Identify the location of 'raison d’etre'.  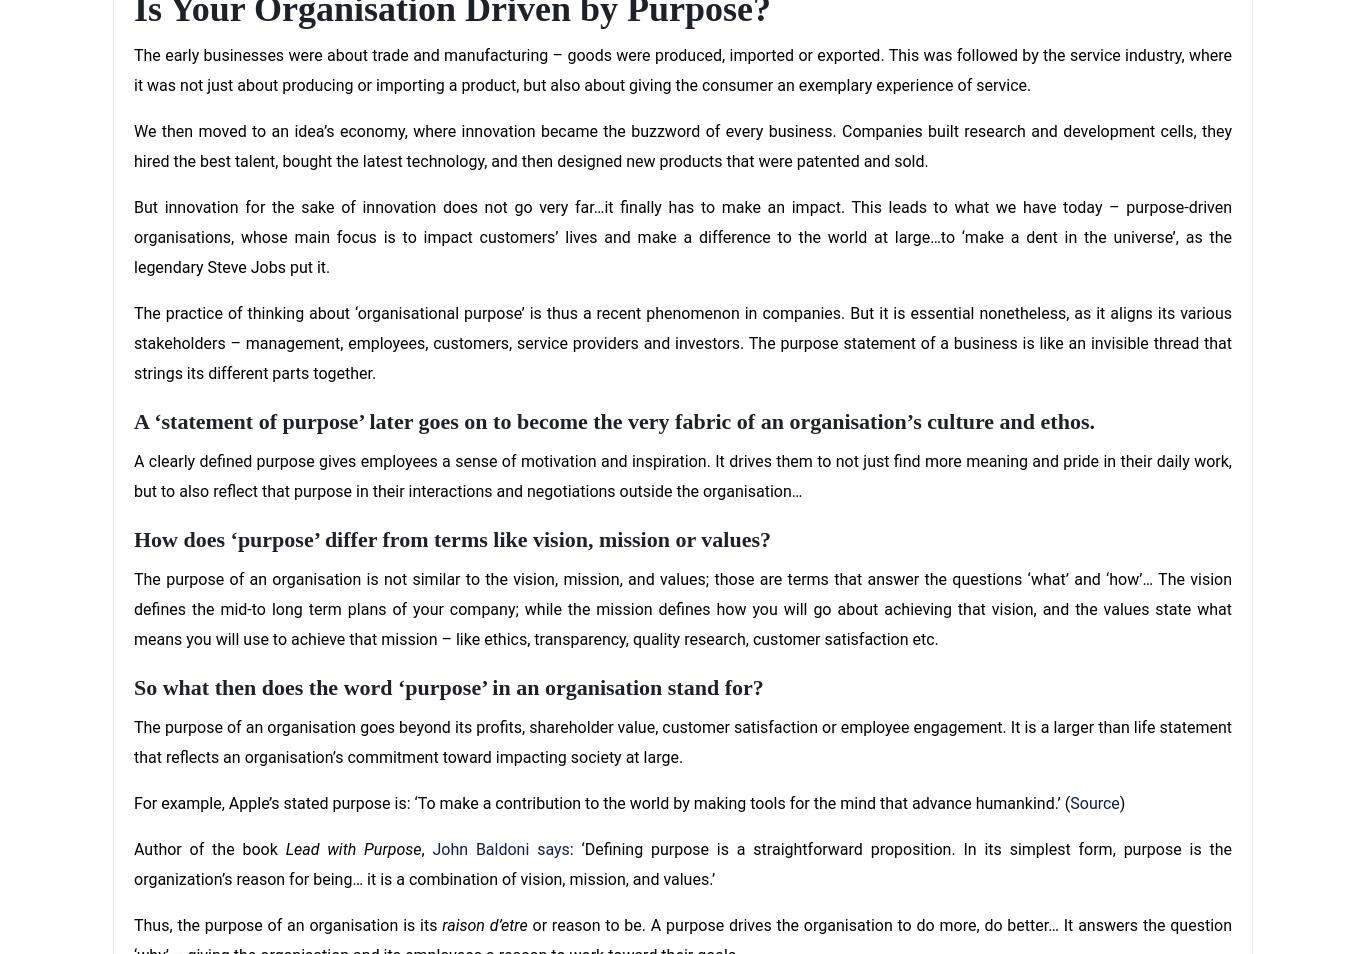
(441, 924).